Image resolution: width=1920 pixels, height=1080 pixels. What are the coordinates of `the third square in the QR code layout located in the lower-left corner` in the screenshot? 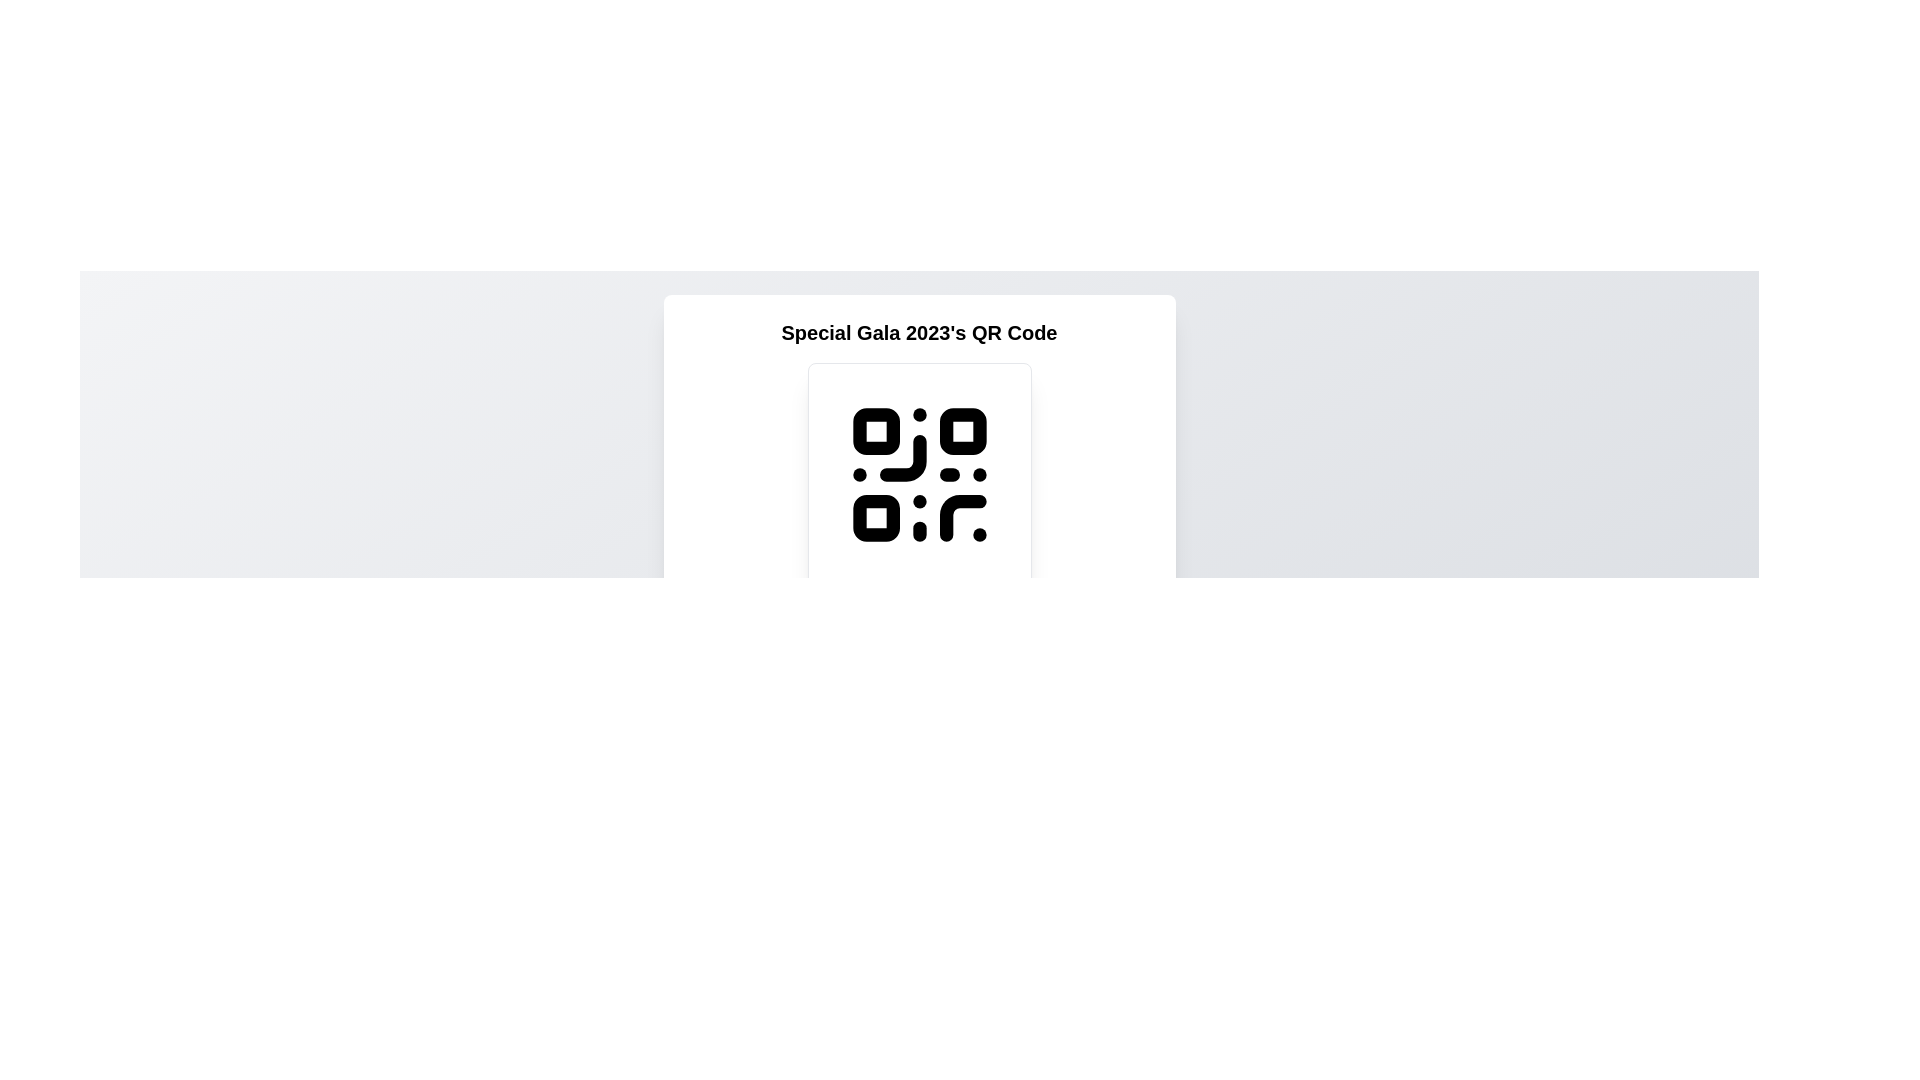 It's located at (876, 517).